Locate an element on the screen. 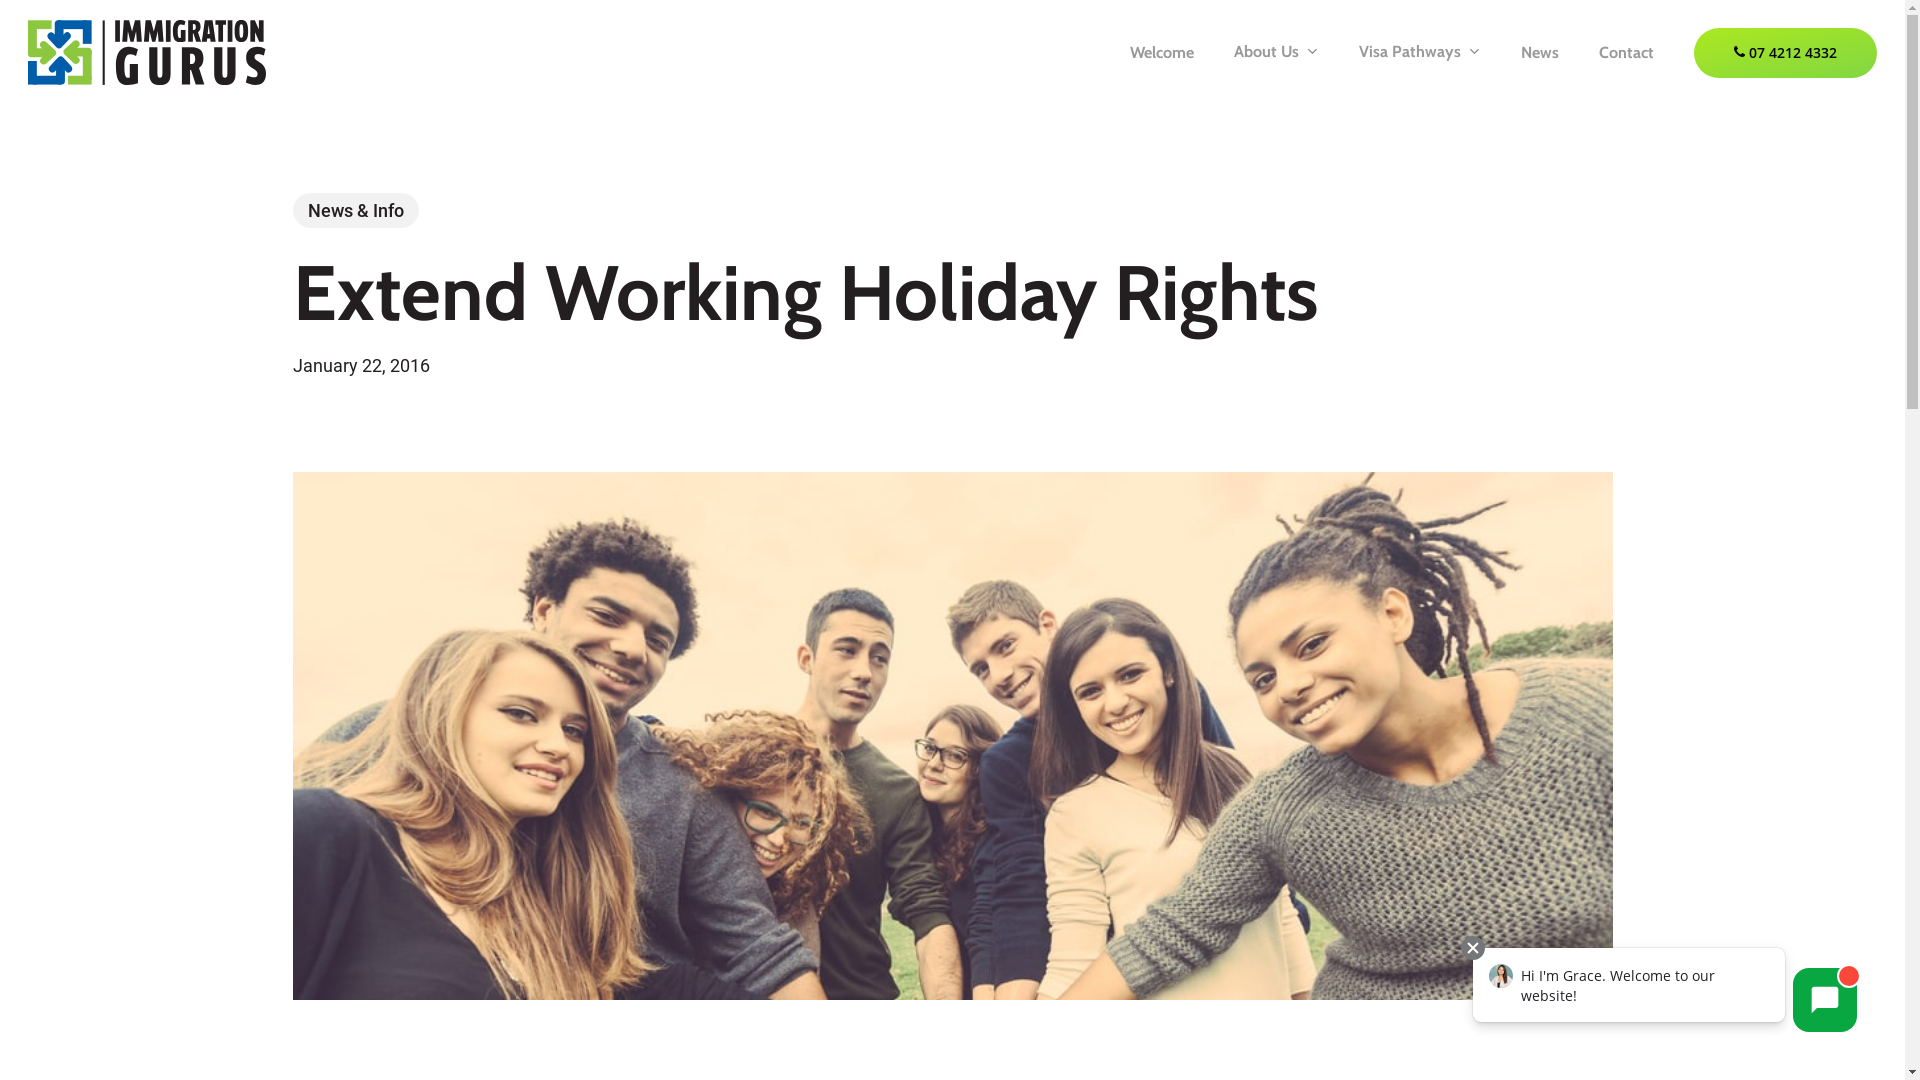  'Welcome' is located at coordinates (1161, 50).